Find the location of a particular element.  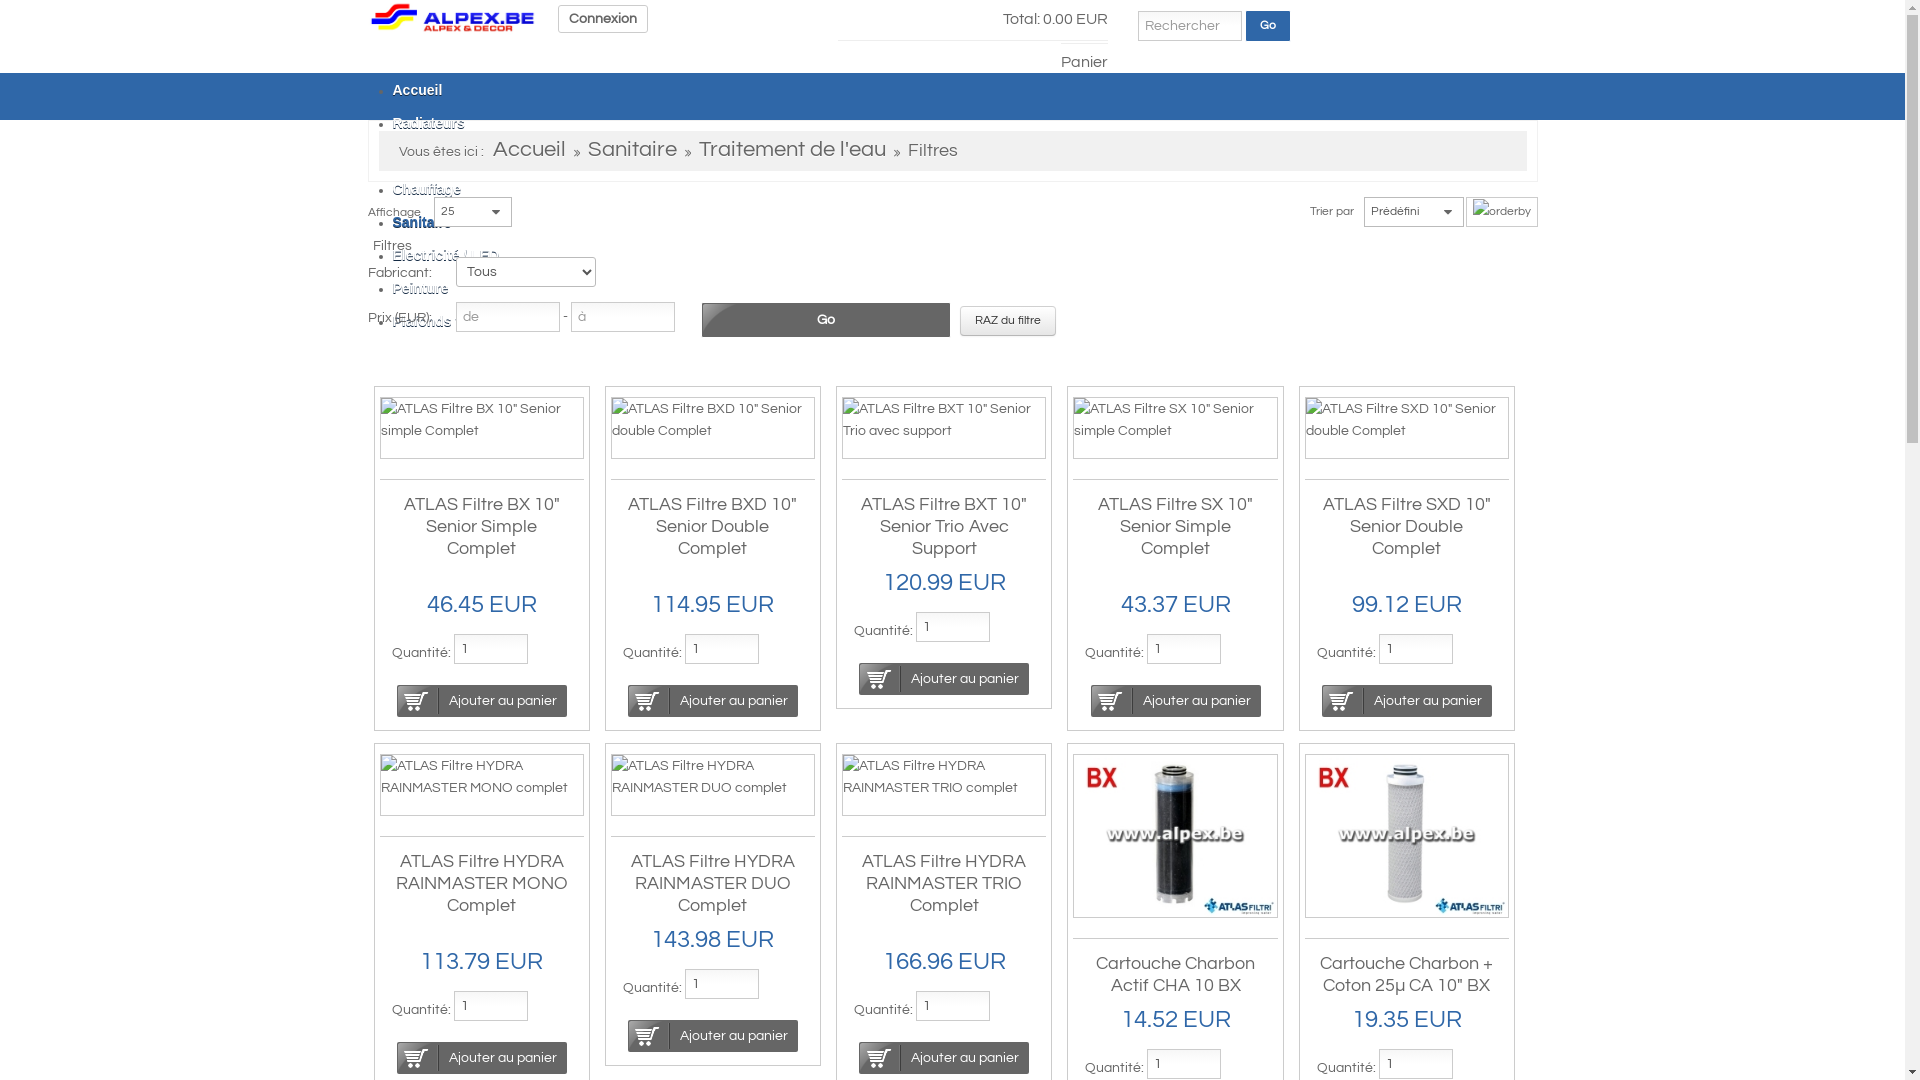

'Chauffage' is located at coordinates (392, 189).